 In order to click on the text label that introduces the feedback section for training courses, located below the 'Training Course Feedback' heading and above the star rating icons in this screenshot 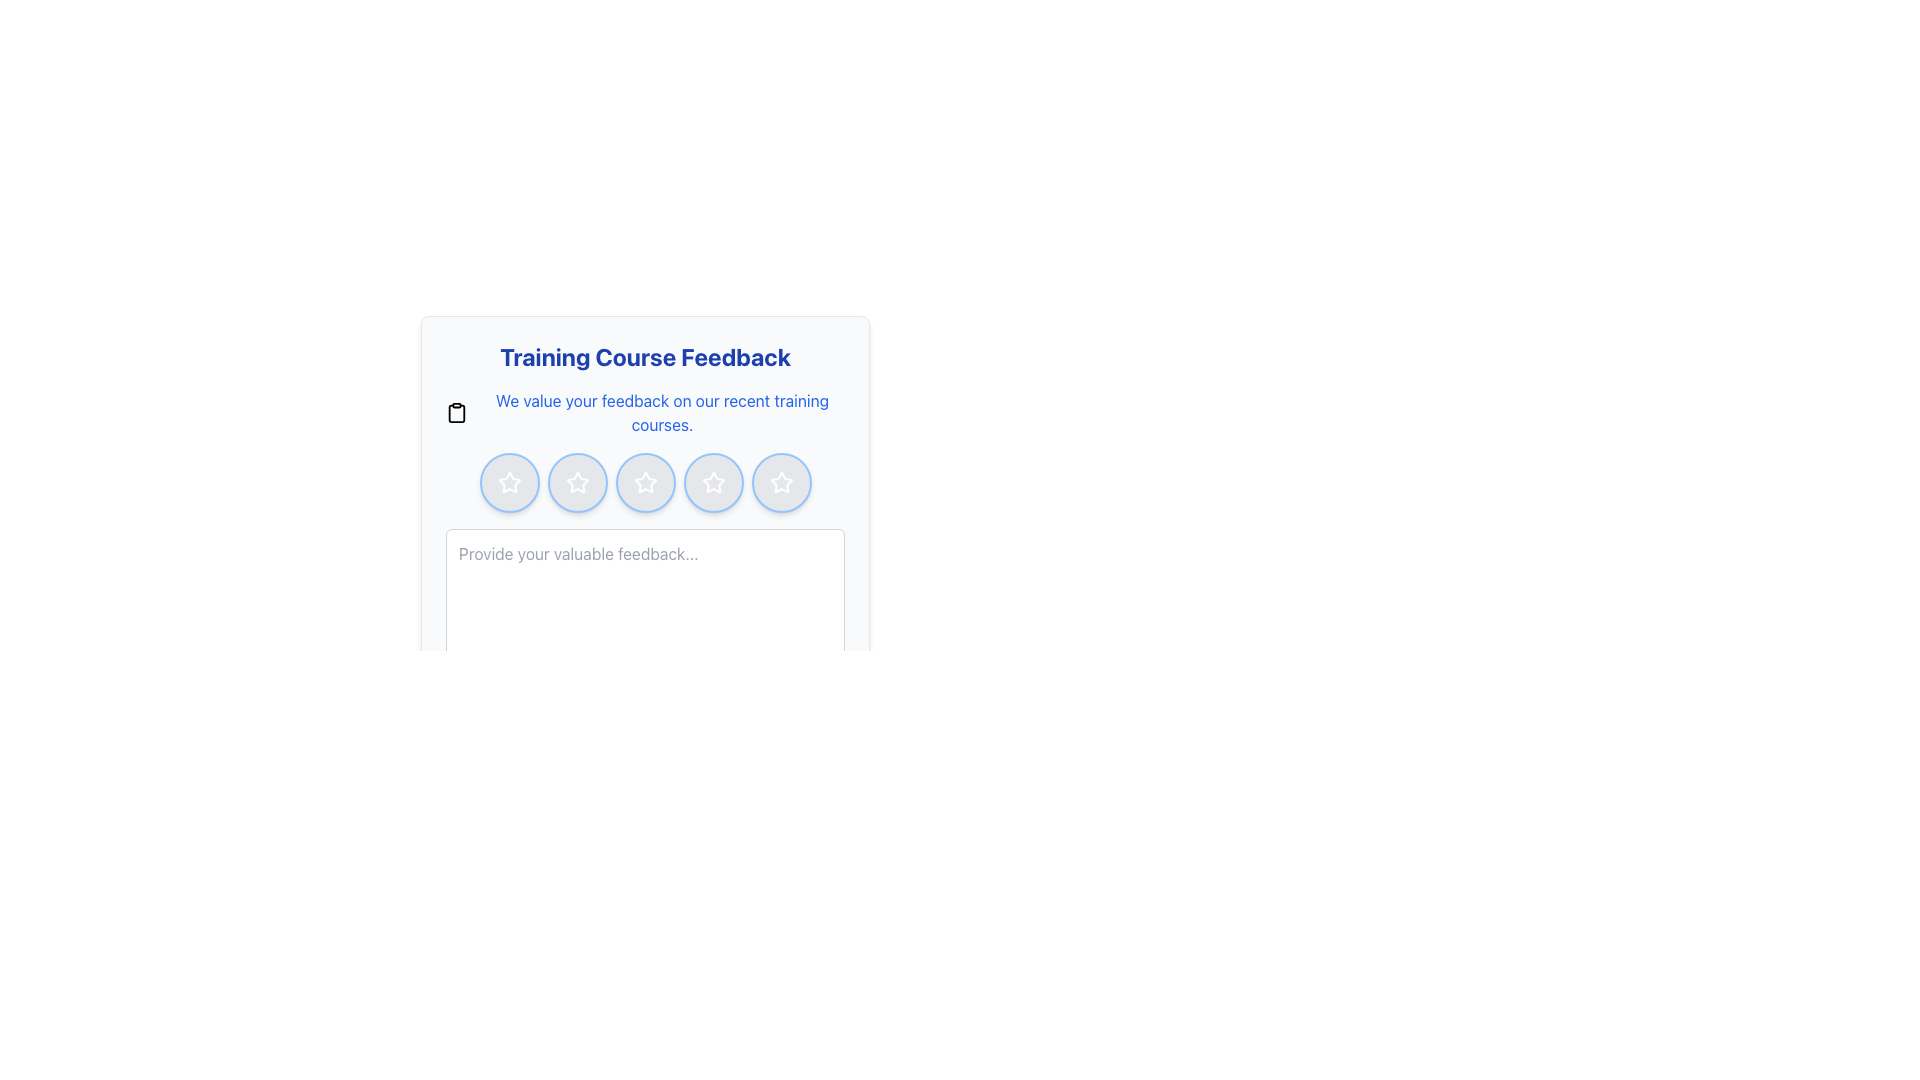, I will do `click(645, 411)`.